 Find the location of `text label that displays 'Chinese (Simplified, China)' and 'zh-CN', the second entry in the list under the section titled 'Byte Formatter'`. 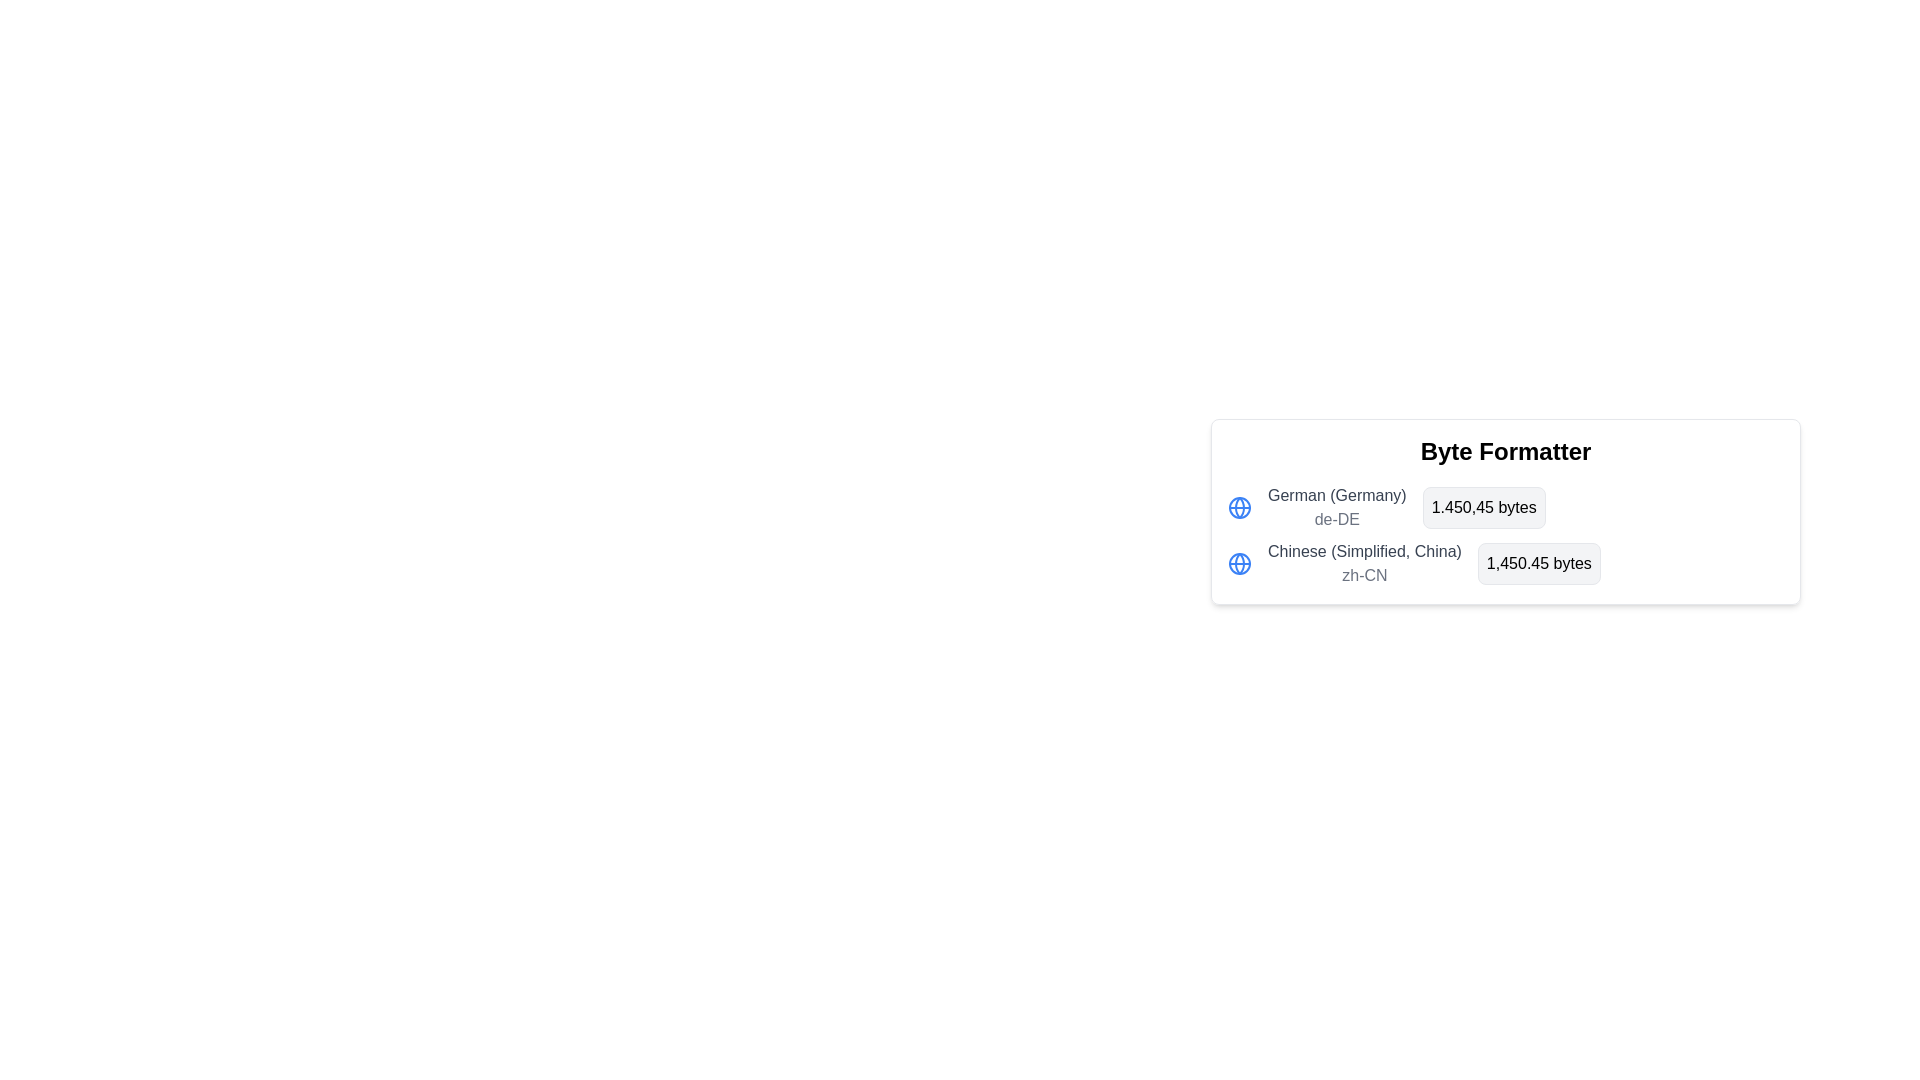

text label that displays 'Chinese (Simplified, China)' and 'zh-CN', the second entry in the list under the section titled 'Byte Formatter' is located at coordinates (1363, 563).